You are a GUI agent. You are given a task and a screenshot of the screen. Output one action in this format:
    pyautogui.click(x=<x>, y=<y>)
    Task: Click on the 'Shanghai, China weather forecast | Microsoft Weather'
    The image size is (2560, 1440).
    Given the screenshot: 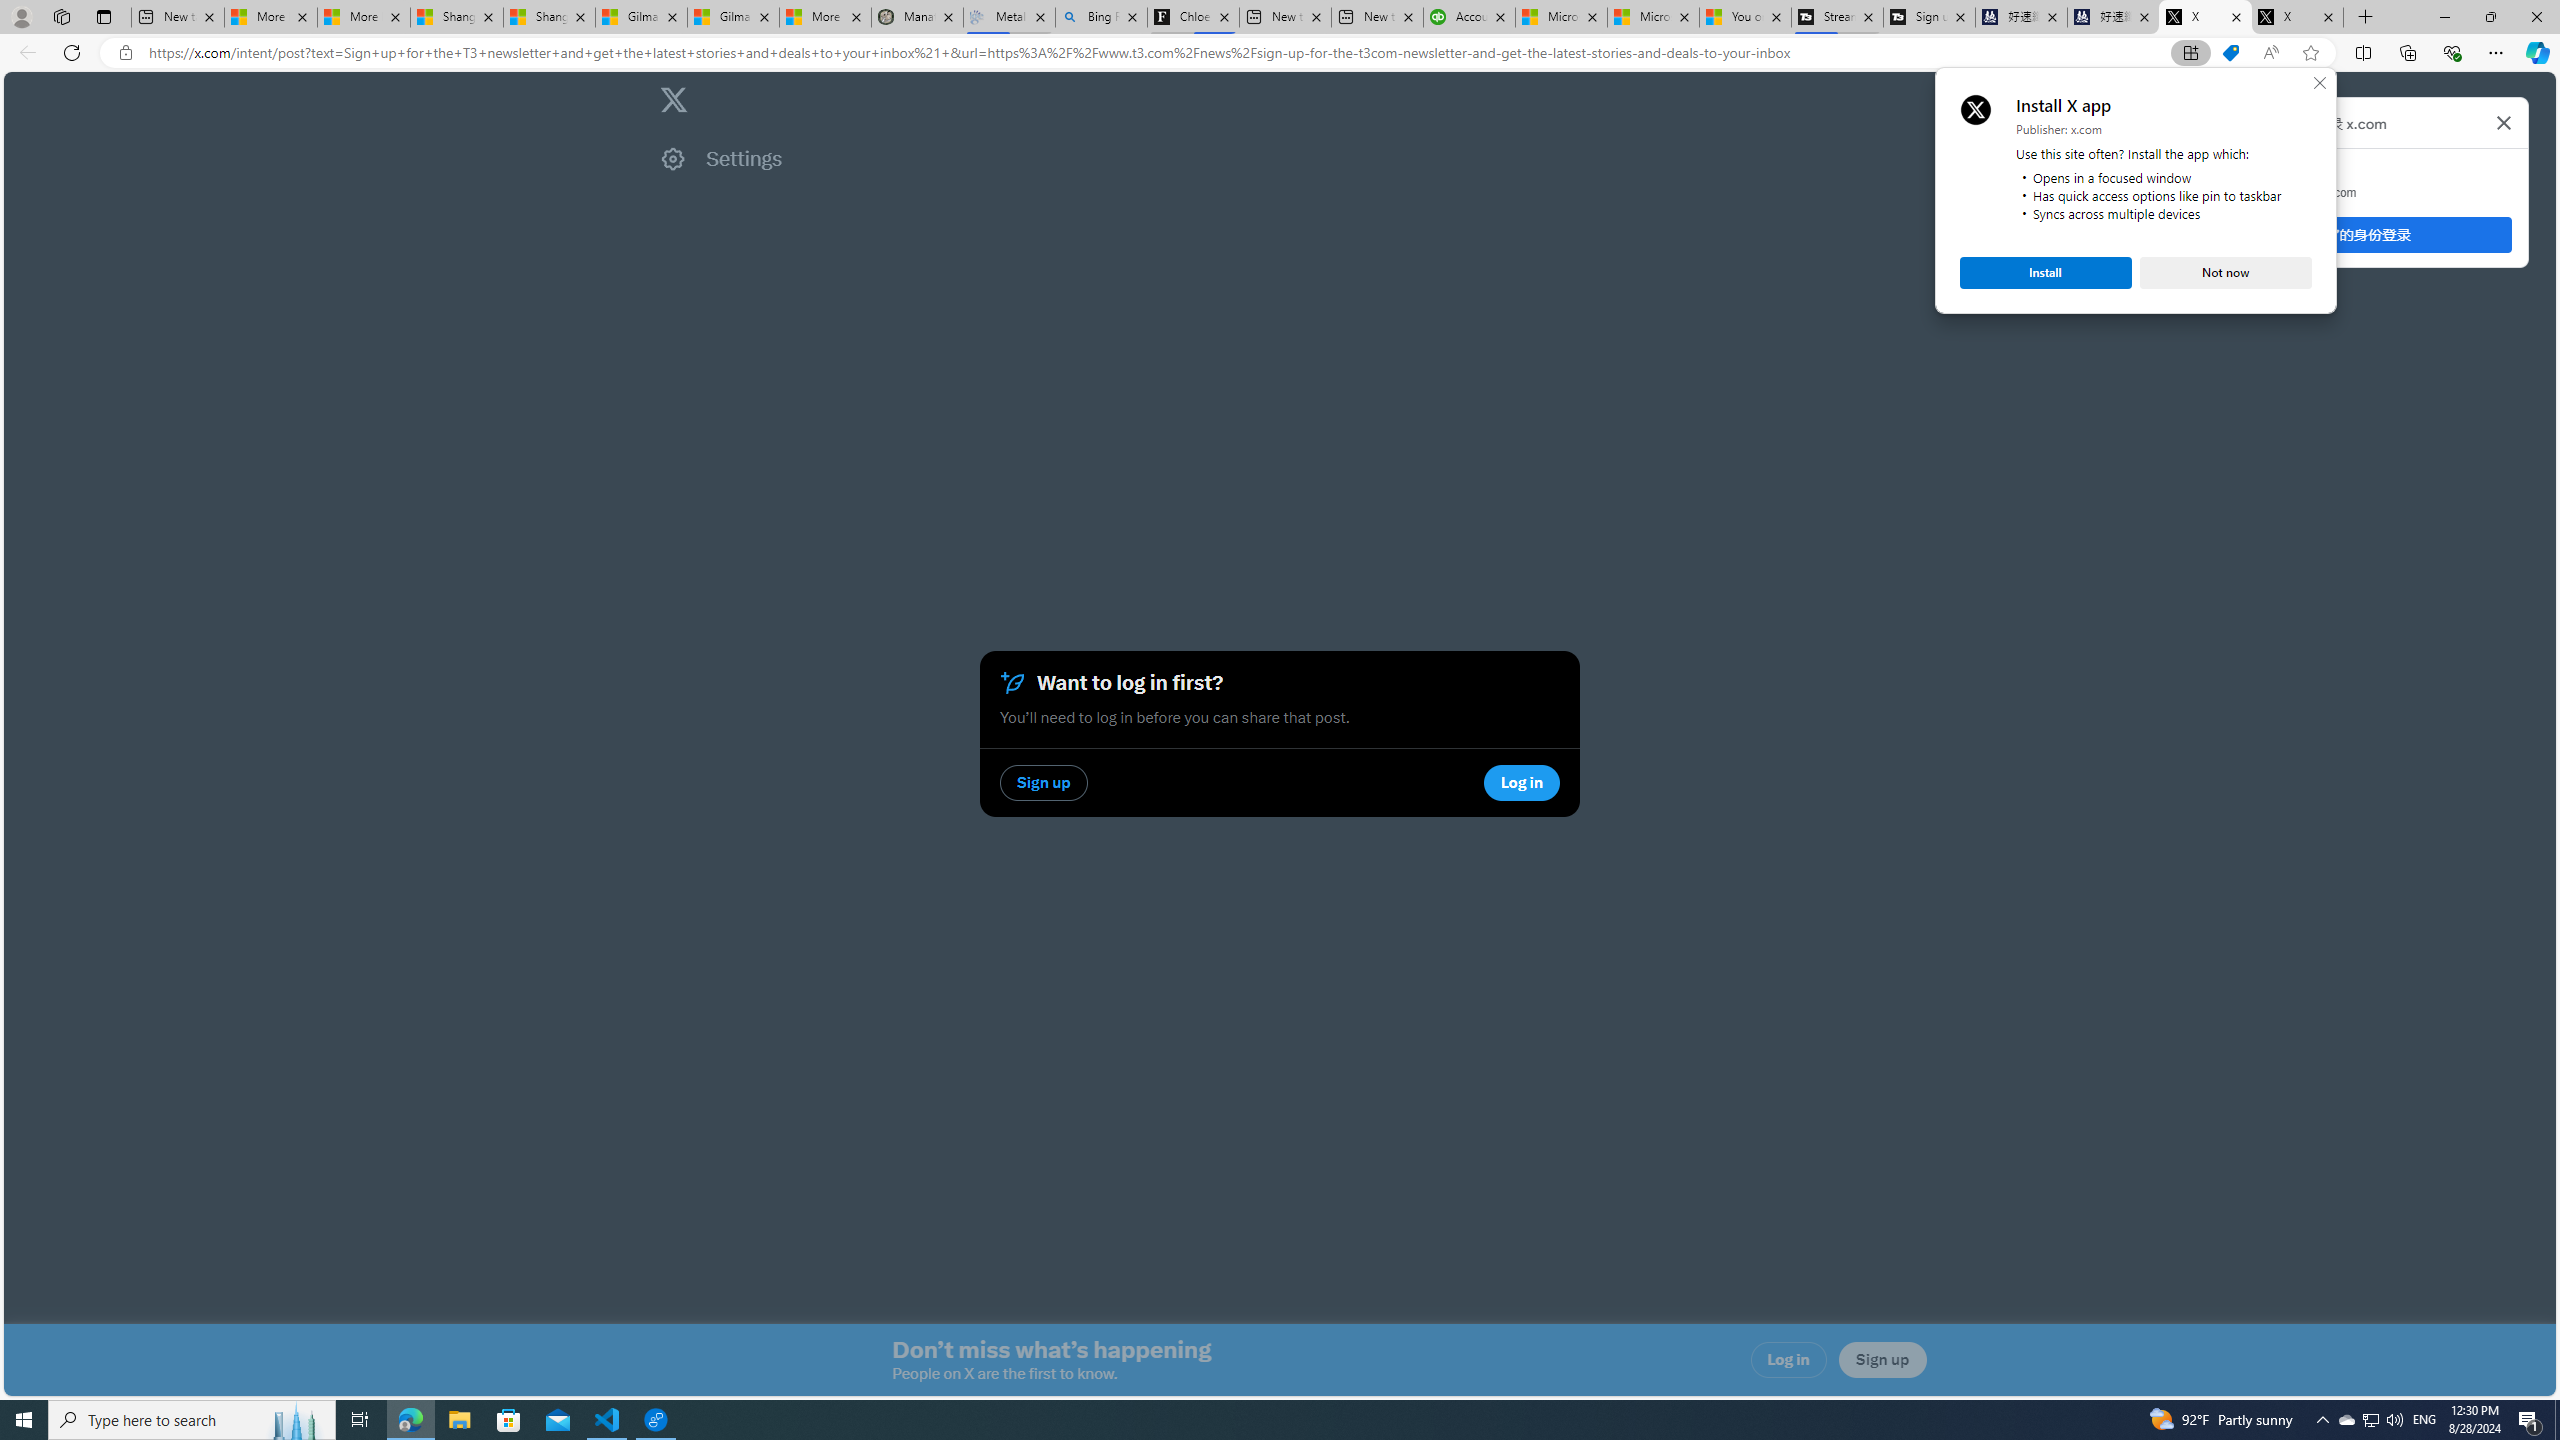 What is the action you would take?
    pyautogui.click(x=549, y=16)
    